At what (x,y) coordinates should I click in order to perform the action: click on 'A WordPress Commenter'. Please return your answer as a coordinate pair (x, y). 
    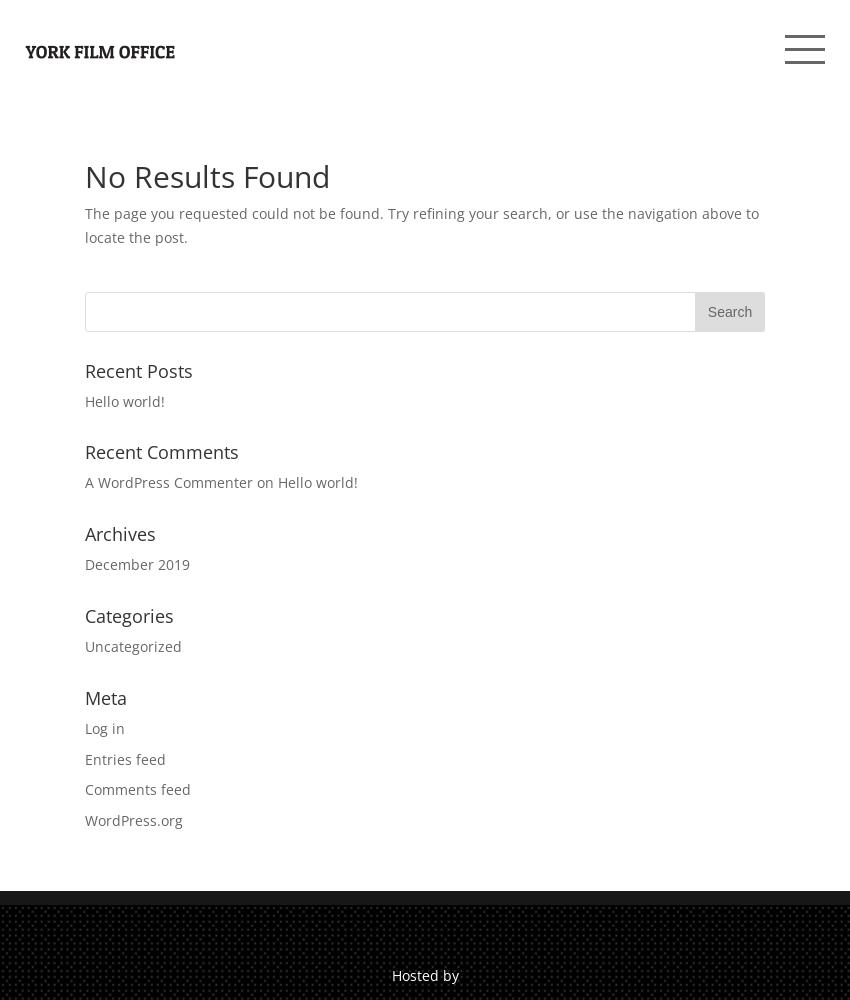
    Looking at the image, I should click on (168, 481).